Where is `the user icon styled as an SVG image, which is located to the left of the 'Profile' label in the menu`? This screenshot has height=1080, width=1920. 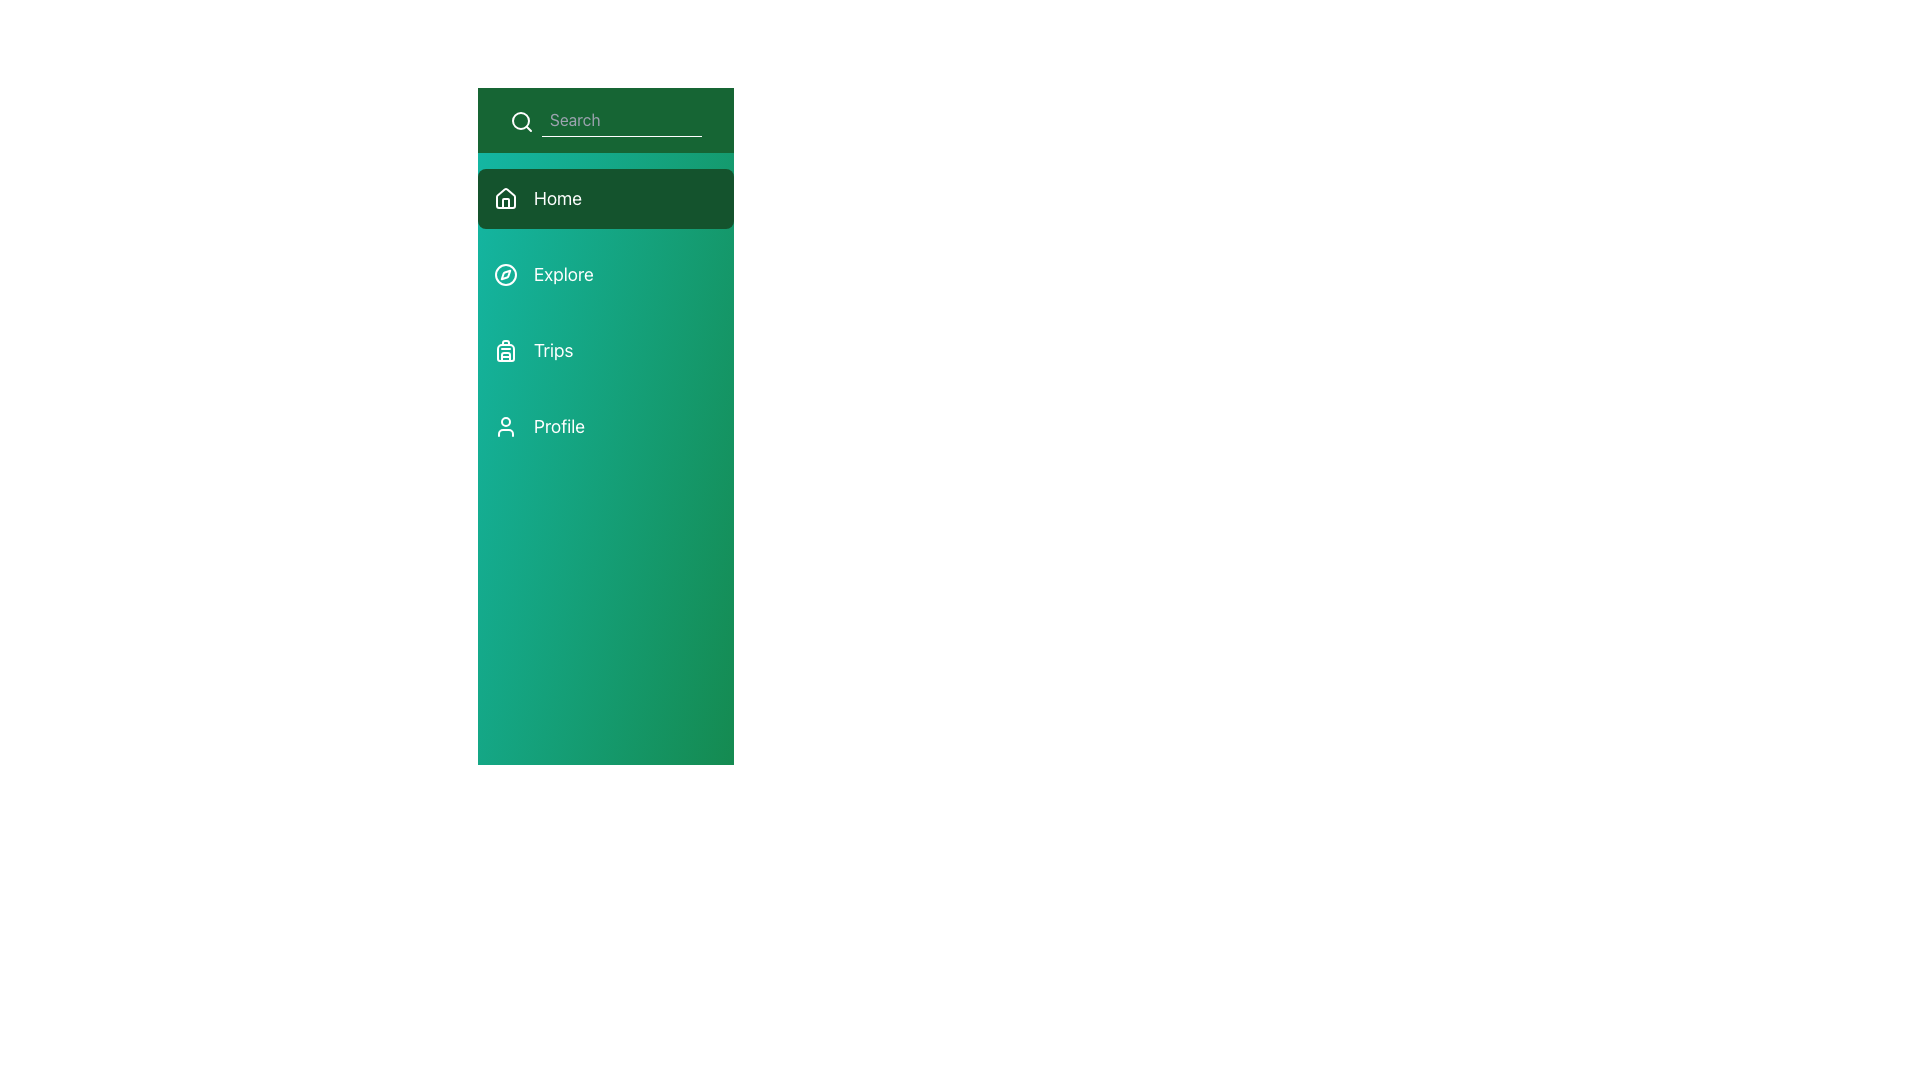 the user icon styled as an SVG image, which is located to the left of the 'Profile' label in the menu is located at coordinates (505, 426).